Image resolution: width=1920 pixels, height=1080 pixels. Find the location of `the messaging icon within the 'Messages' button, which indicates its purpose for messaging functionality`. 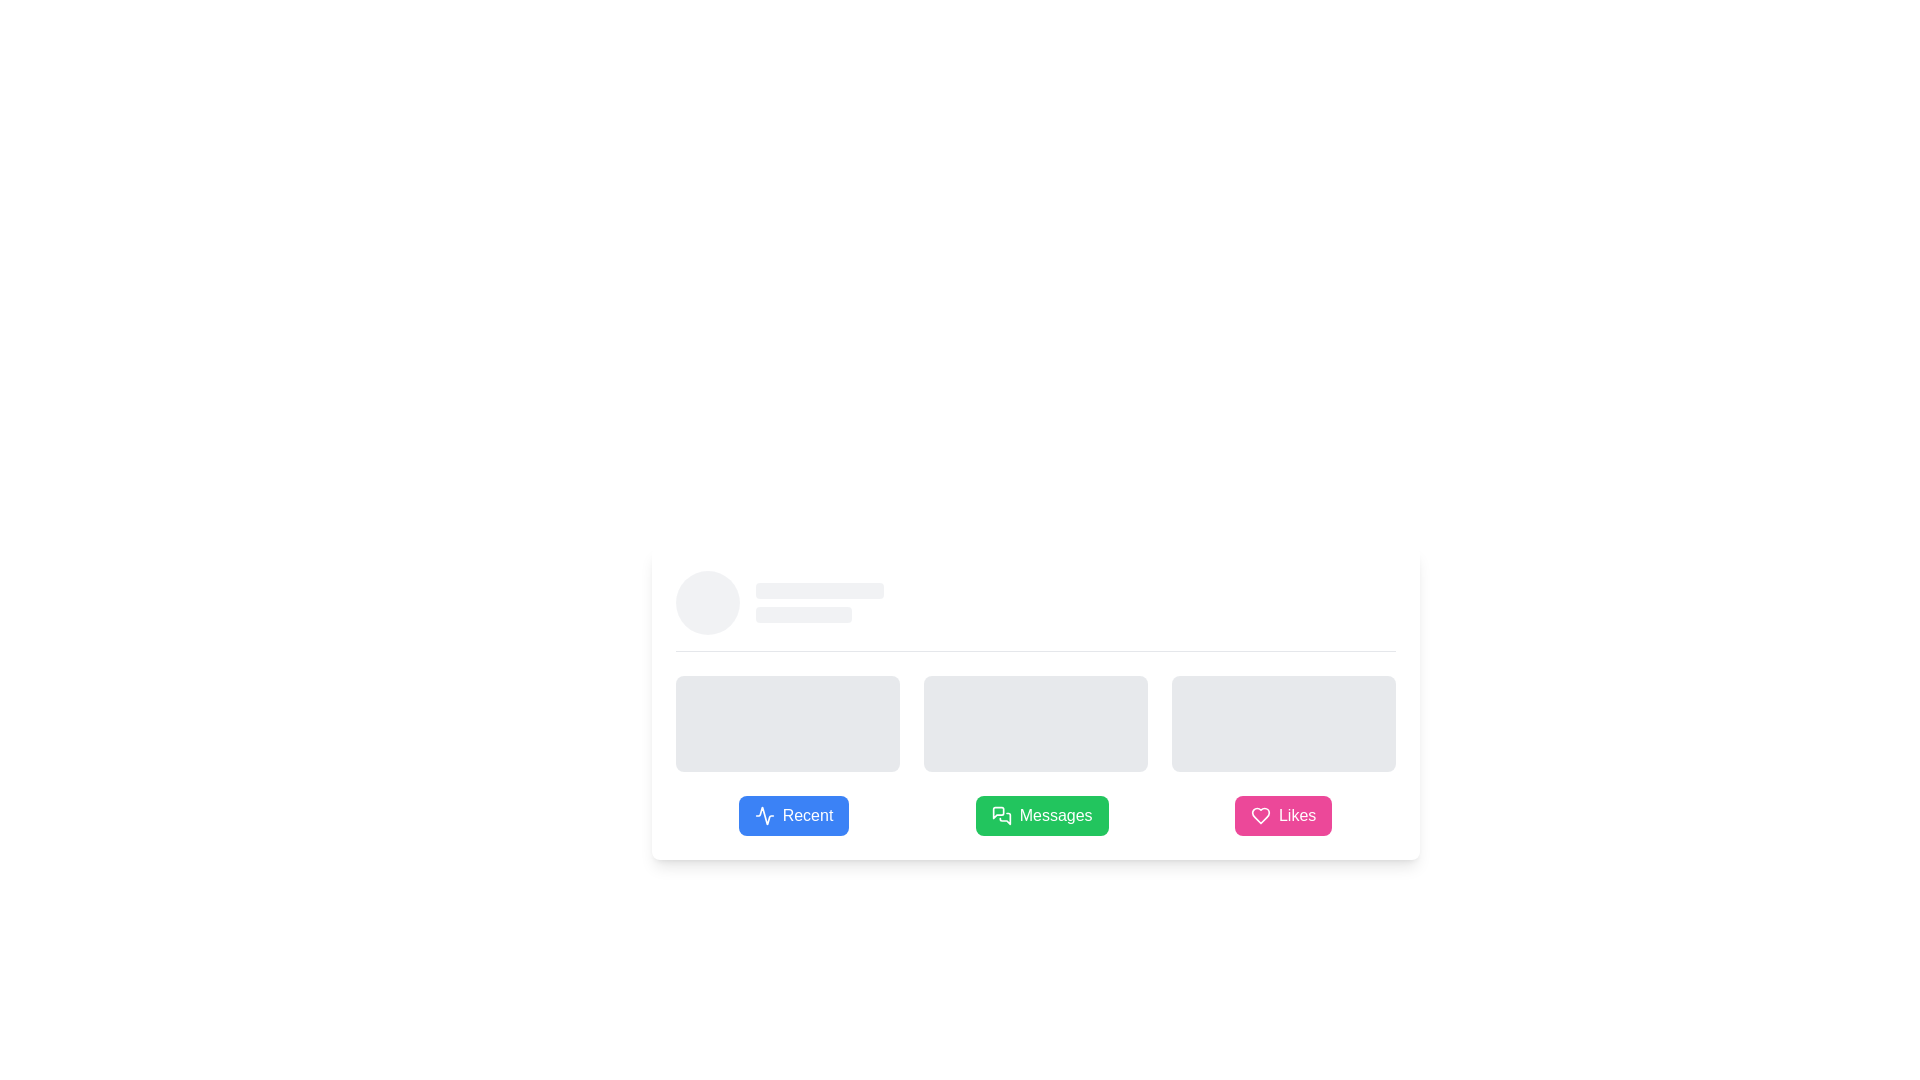

the messaging icon within the 'Messages' button, which indicates its purpose for messaging functionality is located at coordinates (998, 813).